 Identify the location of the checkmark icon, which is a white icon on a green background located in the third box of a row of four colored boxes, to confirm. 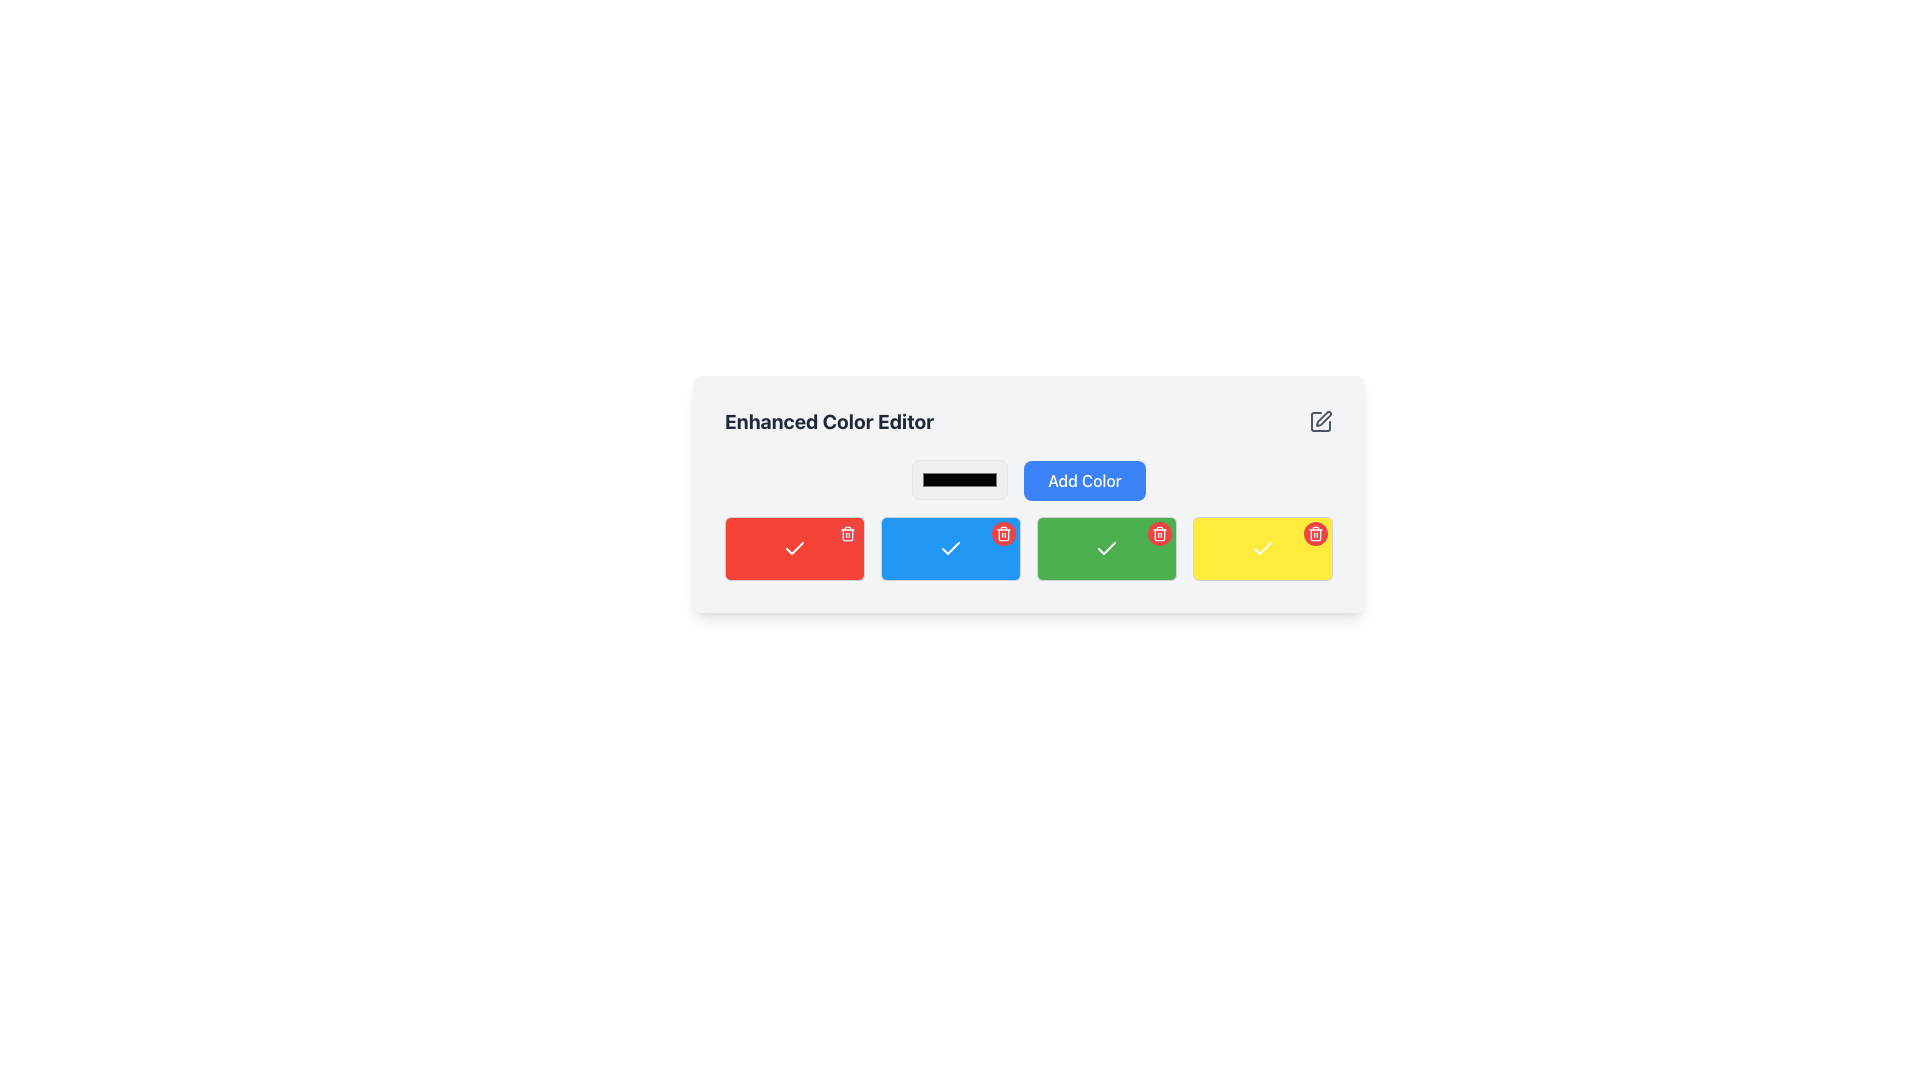
(1106, 548).